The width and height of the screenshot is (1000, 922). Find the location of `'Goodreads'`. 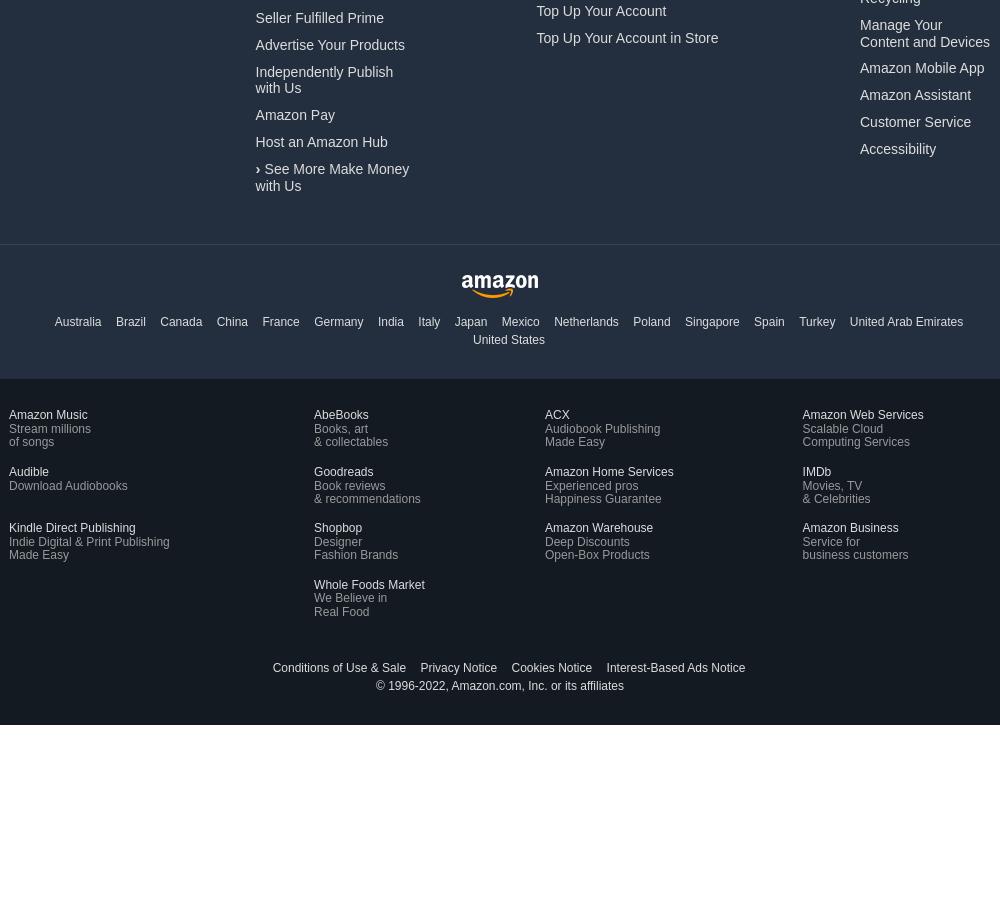

'Goodreads' is located at coordinates (342, 470).